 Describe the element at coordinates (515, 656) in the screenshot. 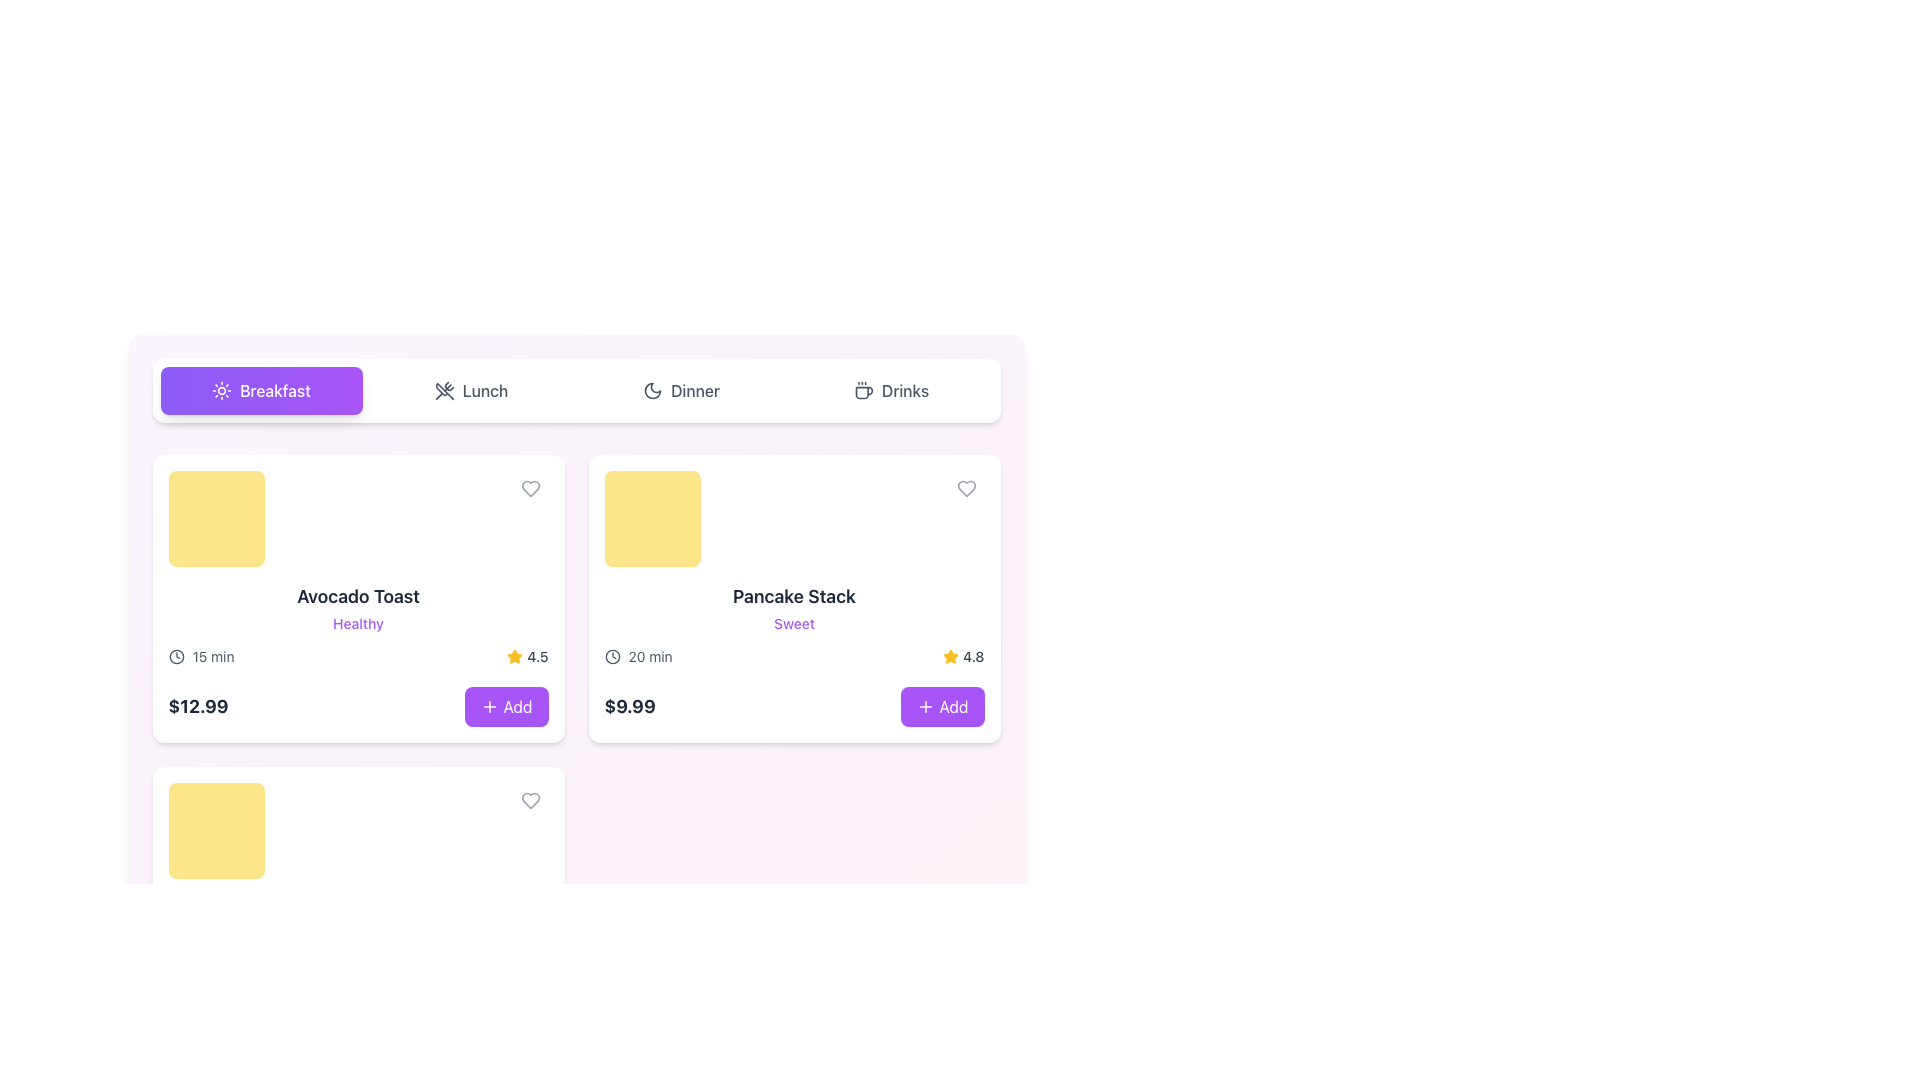

I see `golden star icon used for ratings located next to the text '4.5' in the 'Avocado Toast' card, positioned before the 'Add' button` at that location.